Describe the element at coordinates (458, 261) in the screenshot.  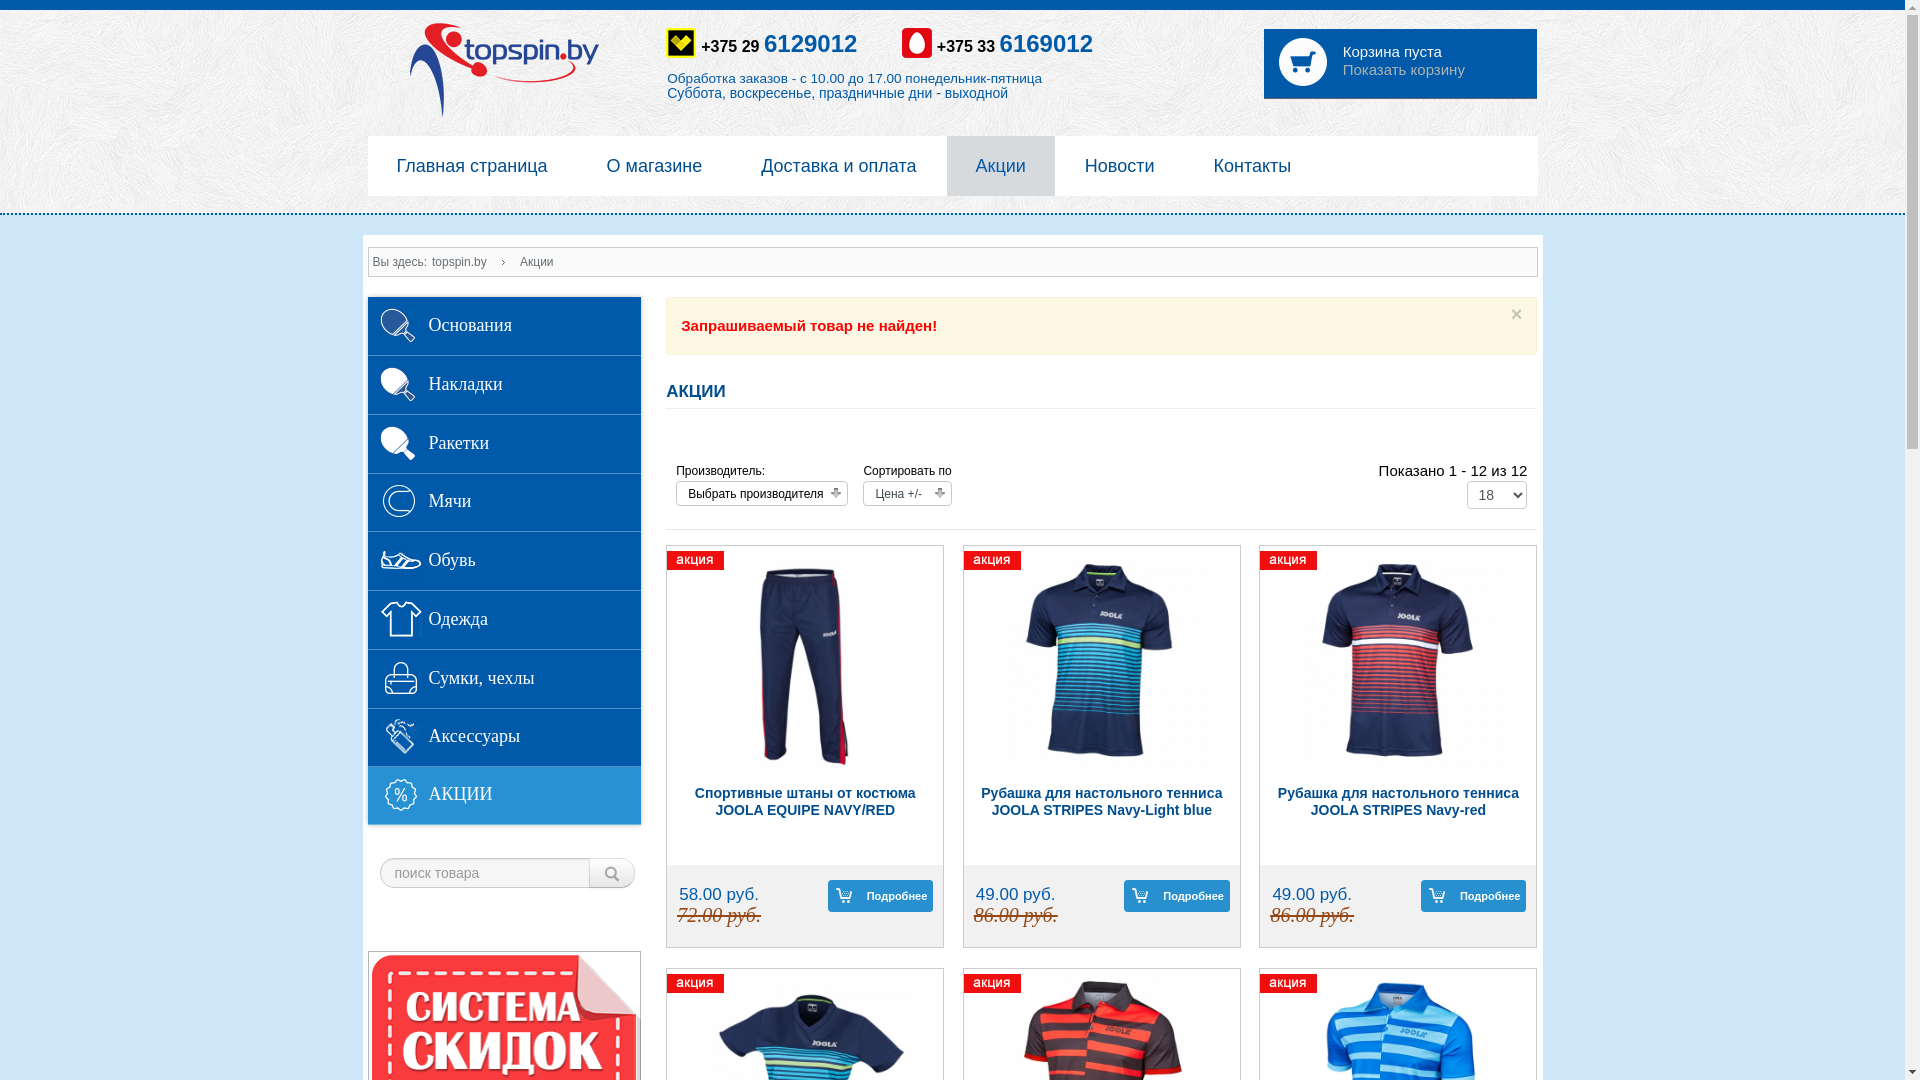
I see `'topspin.by'` at that location.